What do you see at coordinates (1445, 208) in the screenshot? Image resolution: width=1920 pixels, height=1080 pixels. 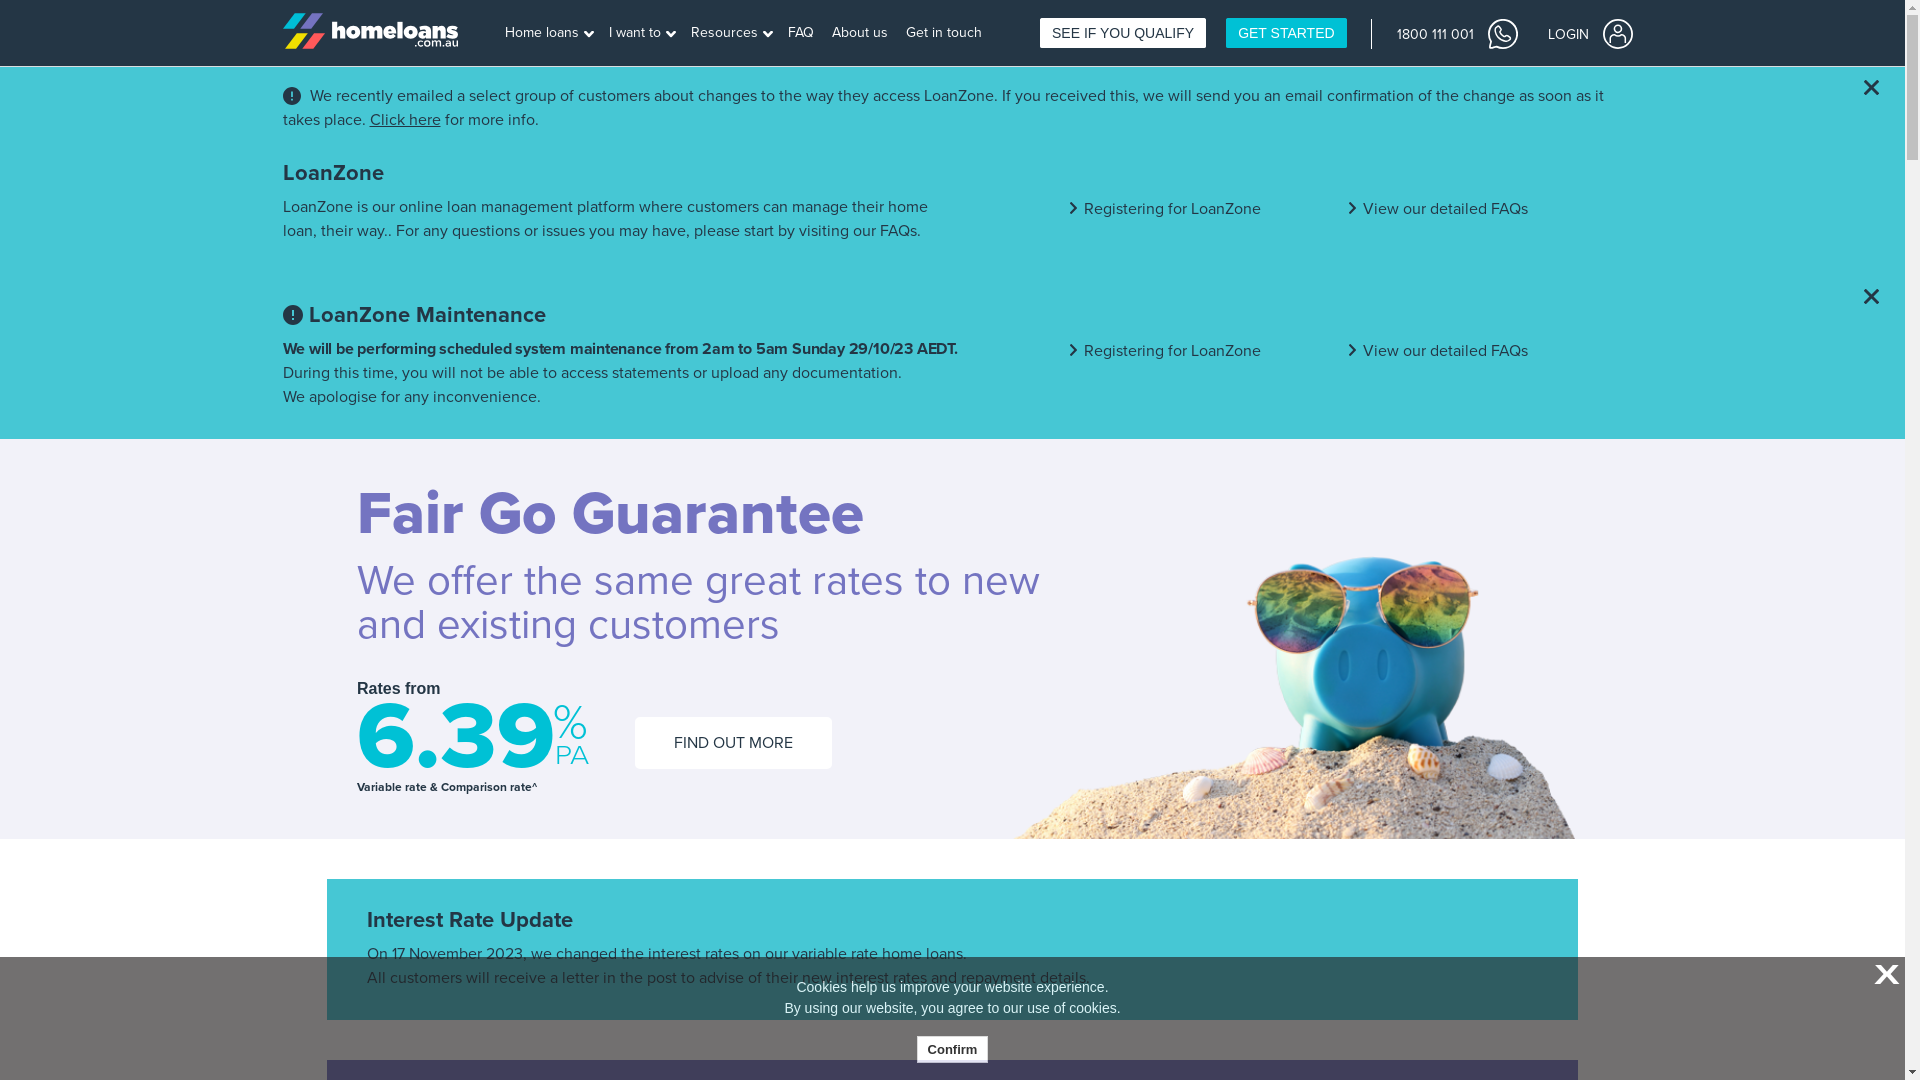 I see `'View our detailed FAQs'` at bounding box center [1445, 208].